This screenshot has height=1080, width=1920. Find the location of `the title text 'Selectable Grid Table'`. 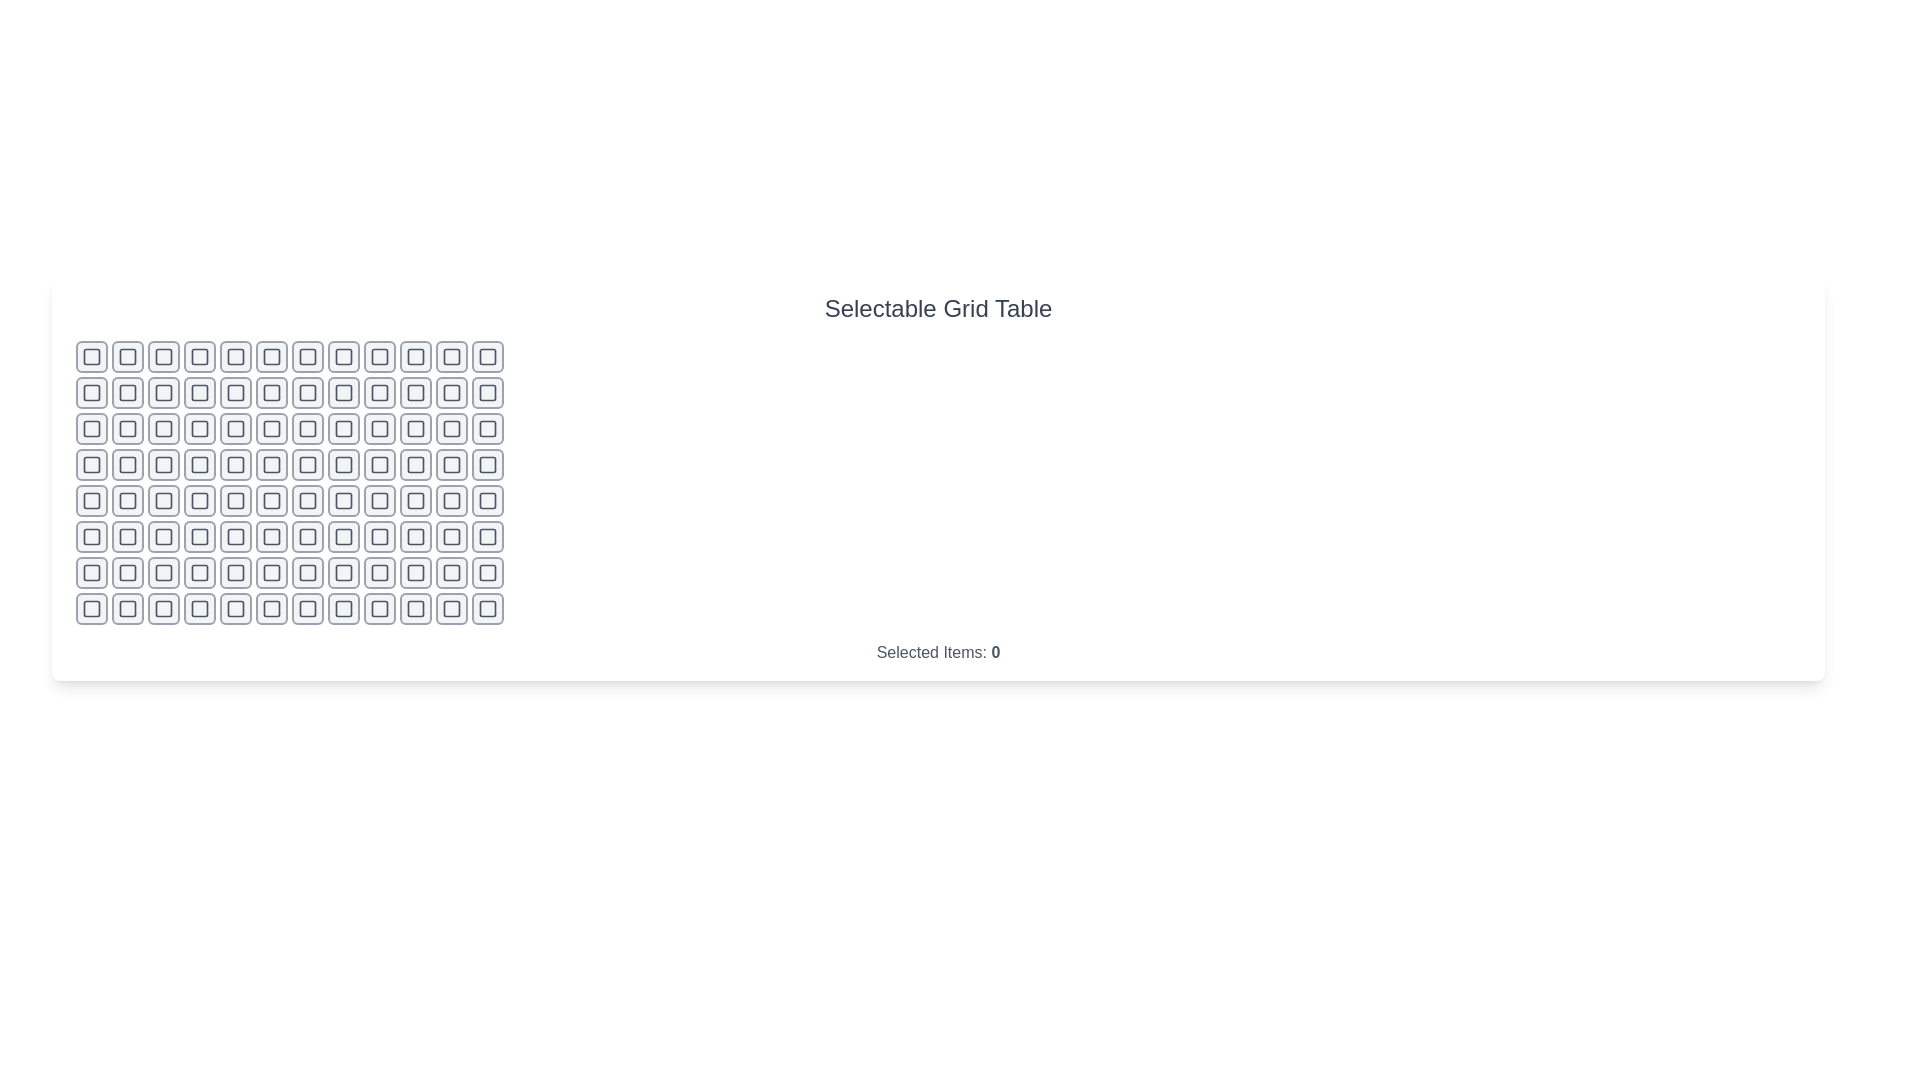

the title text 'Selectable Grid Table' is located at coordinates (937, 308).